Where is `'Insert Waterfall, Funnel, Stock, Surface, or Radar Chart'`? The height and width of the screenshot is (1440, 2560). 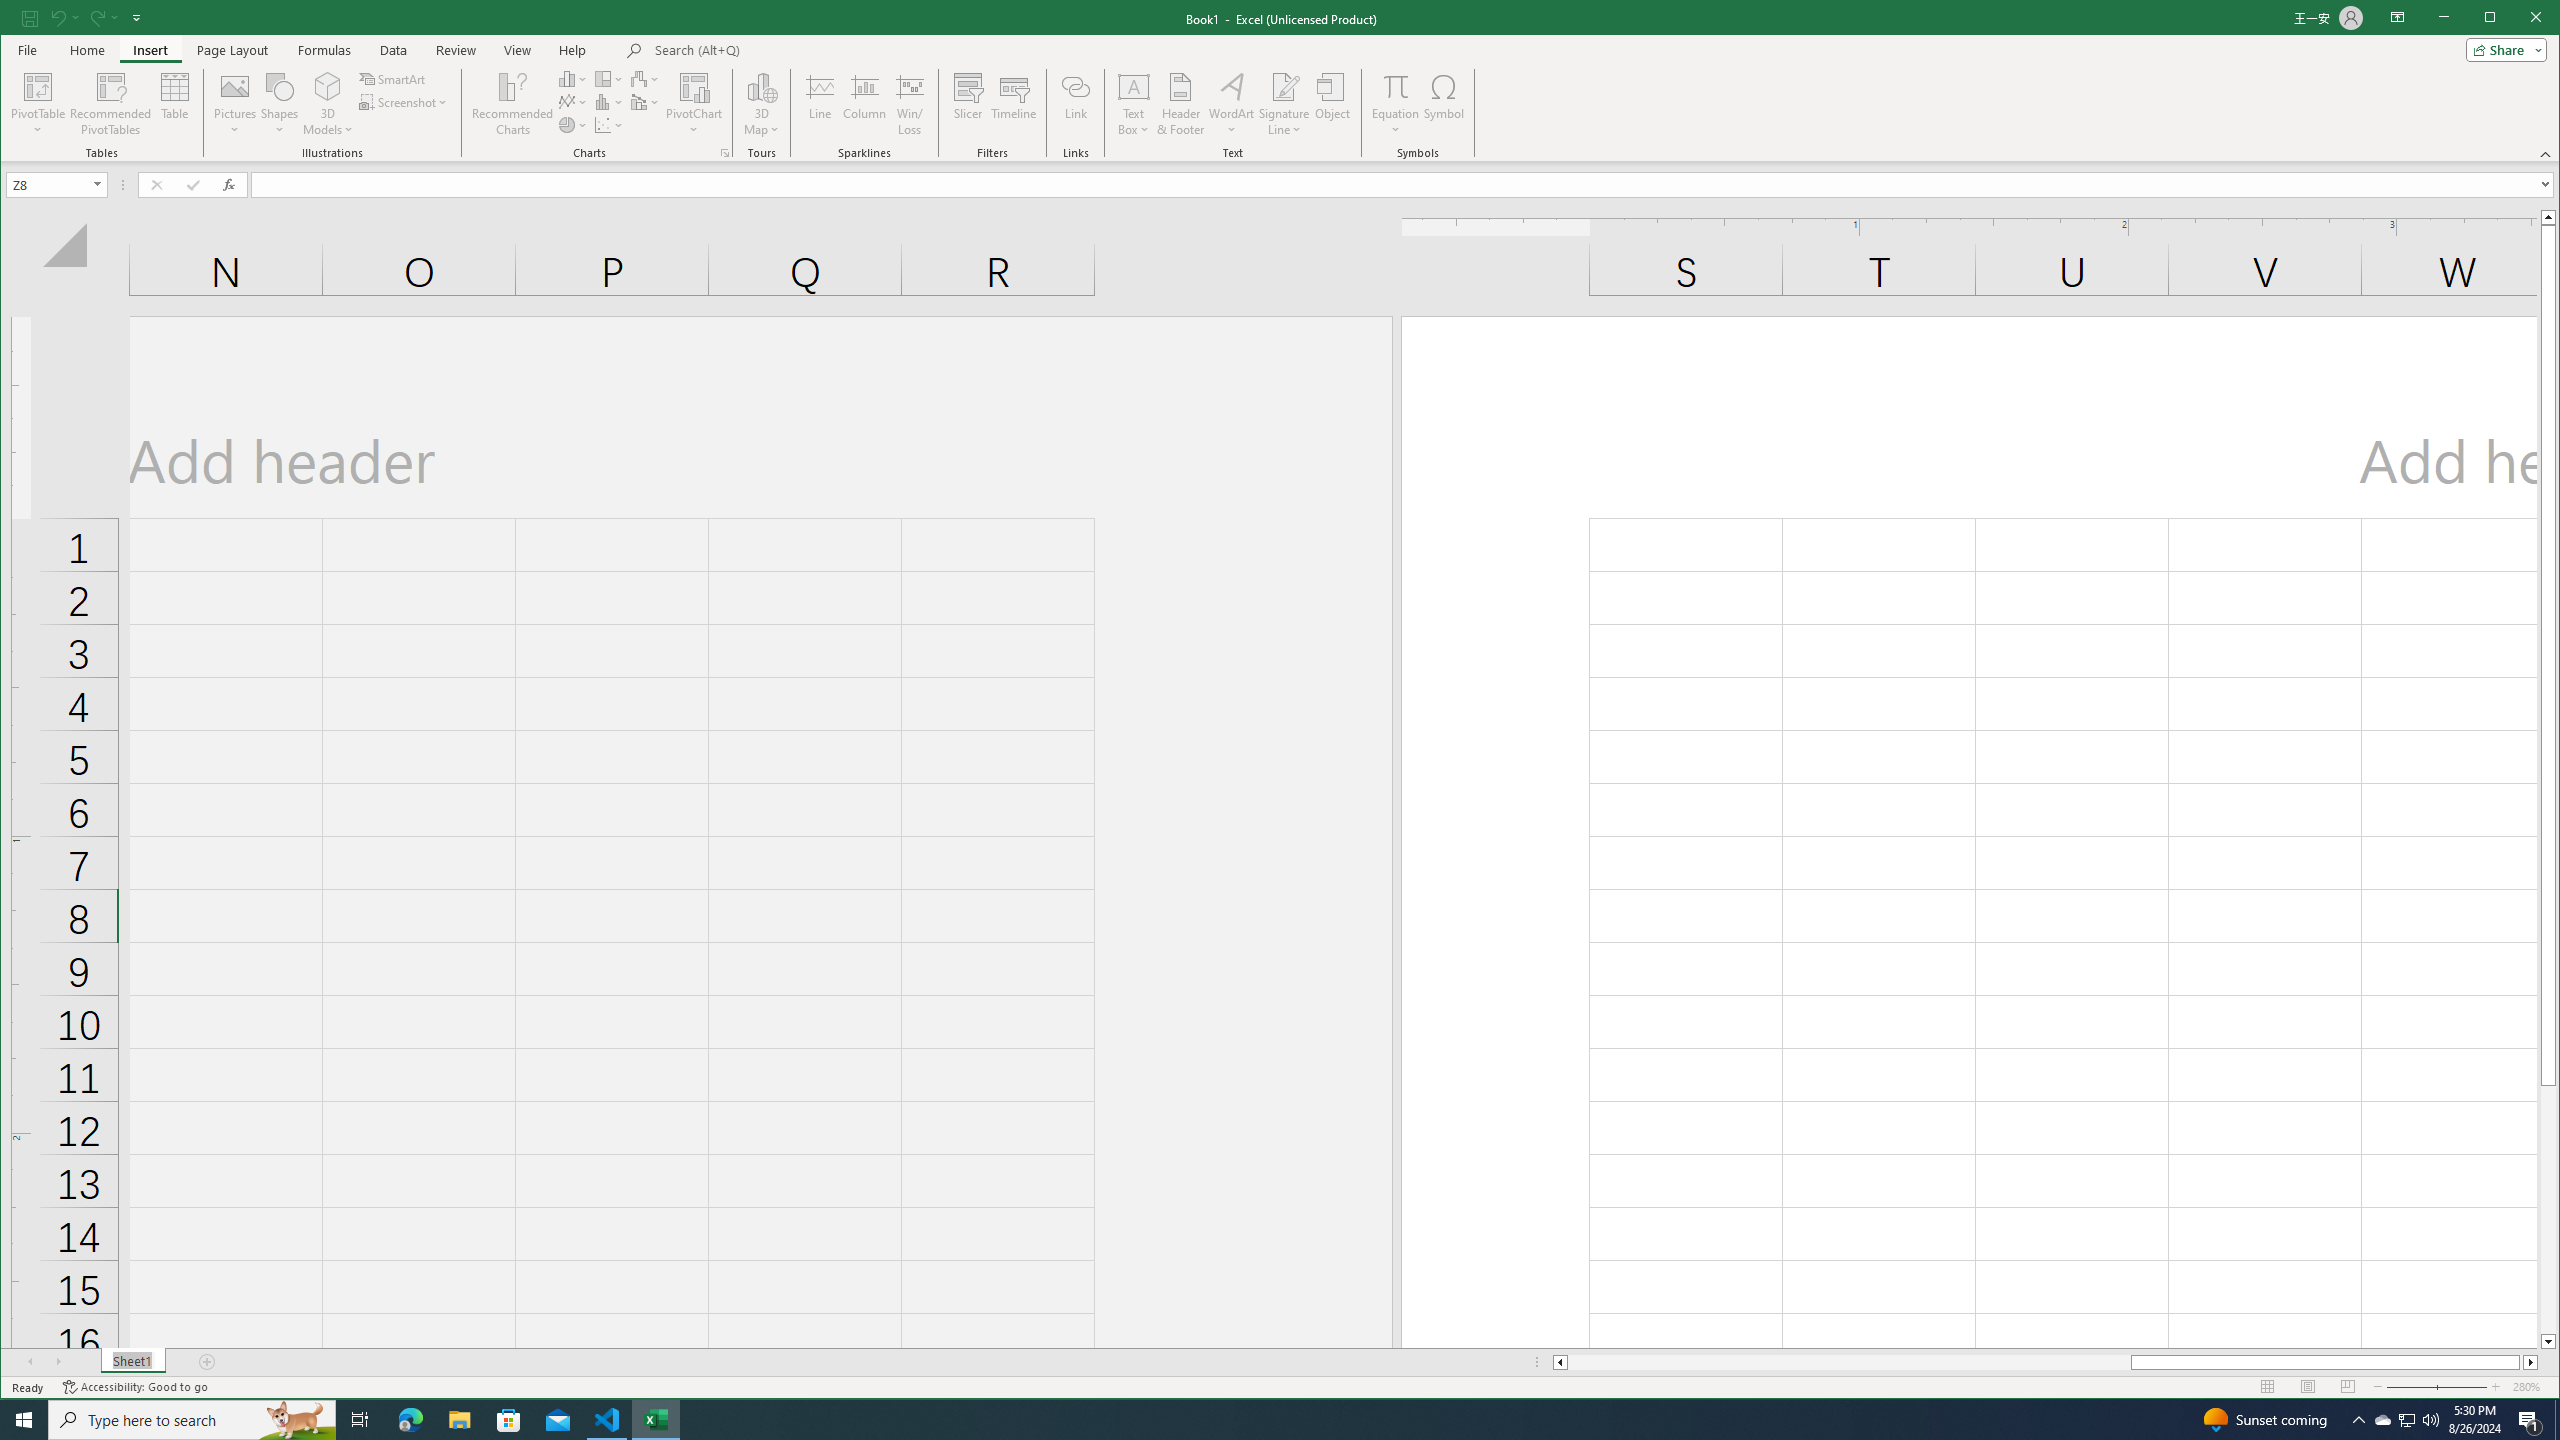
'Insert Waterfall, Funnel, Stock, Surface, or Radar Chart' is located at coordinates (644, 78).